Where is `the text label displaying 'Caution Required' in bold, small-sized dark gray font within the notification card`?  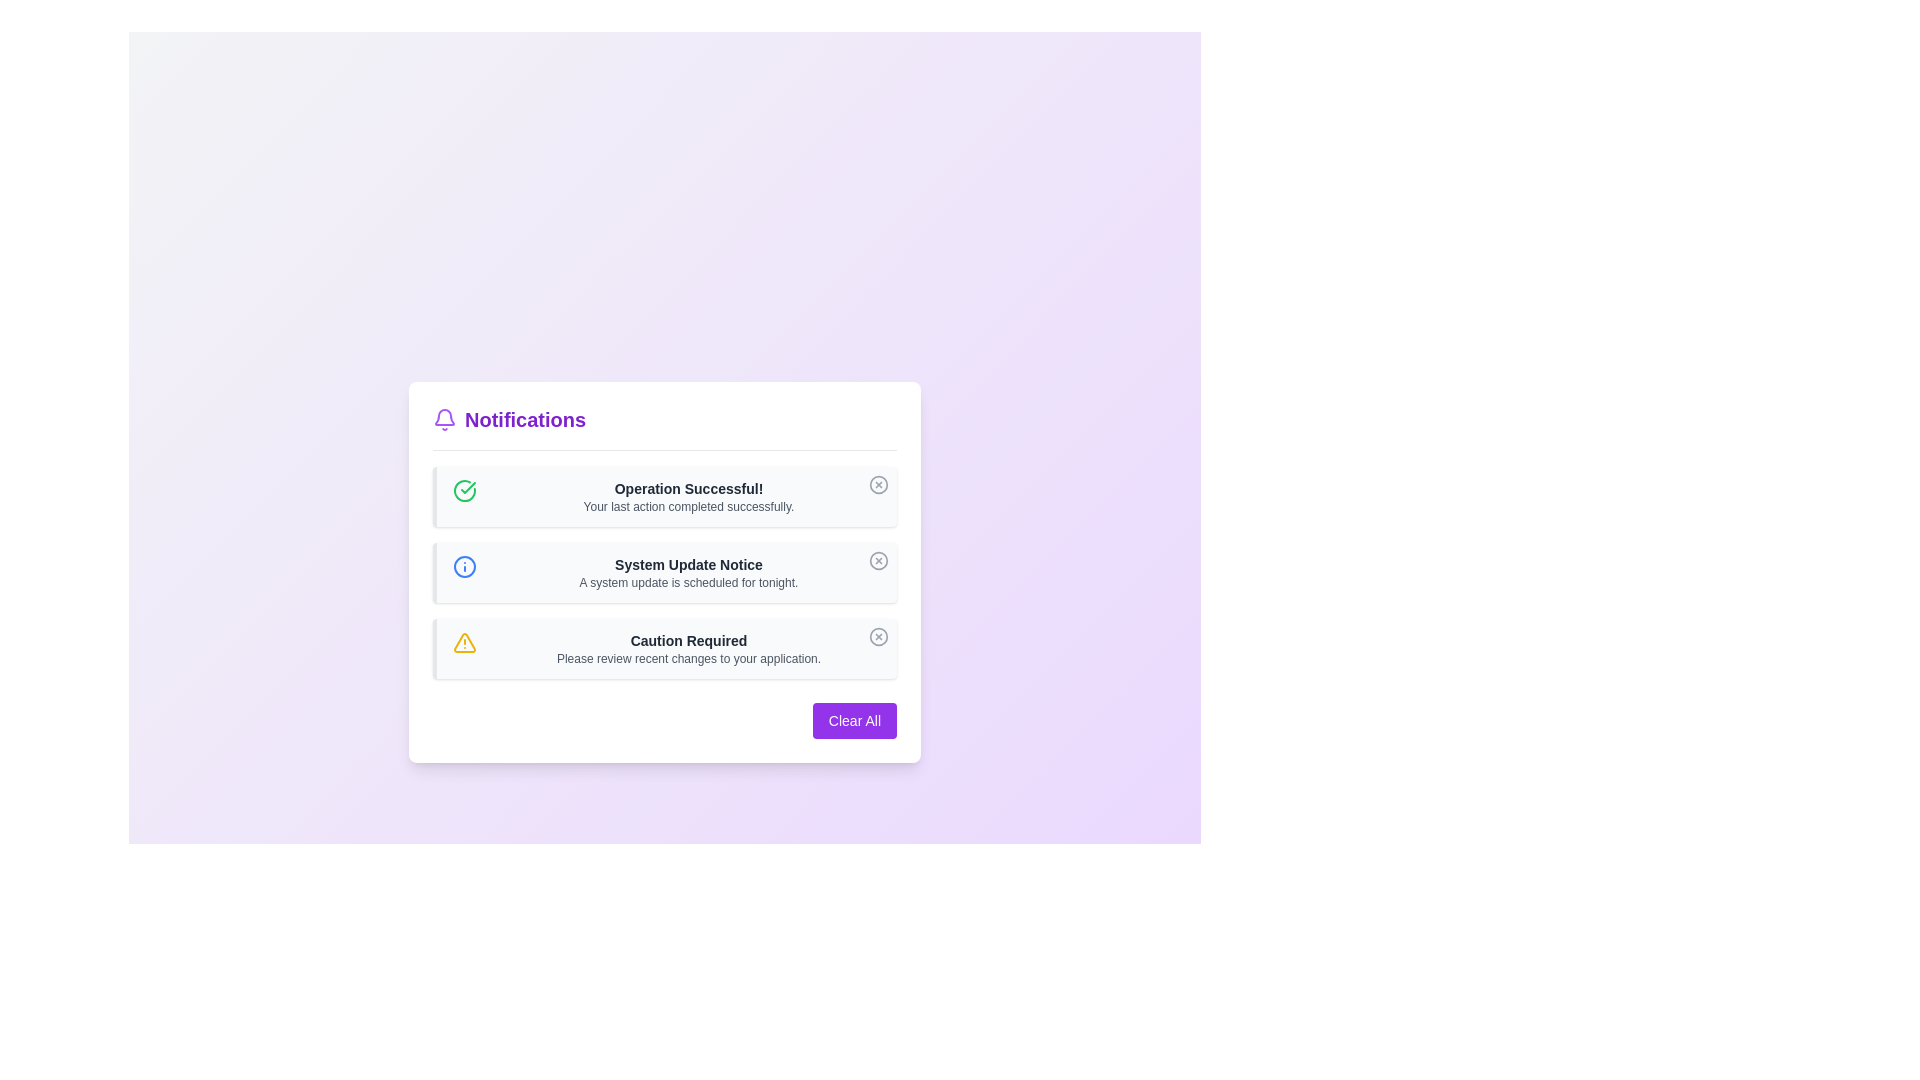
the text label displaying 'Caution Required' in bold, small-sized dark gray font within the notification card is located at coordinates (689, 640).